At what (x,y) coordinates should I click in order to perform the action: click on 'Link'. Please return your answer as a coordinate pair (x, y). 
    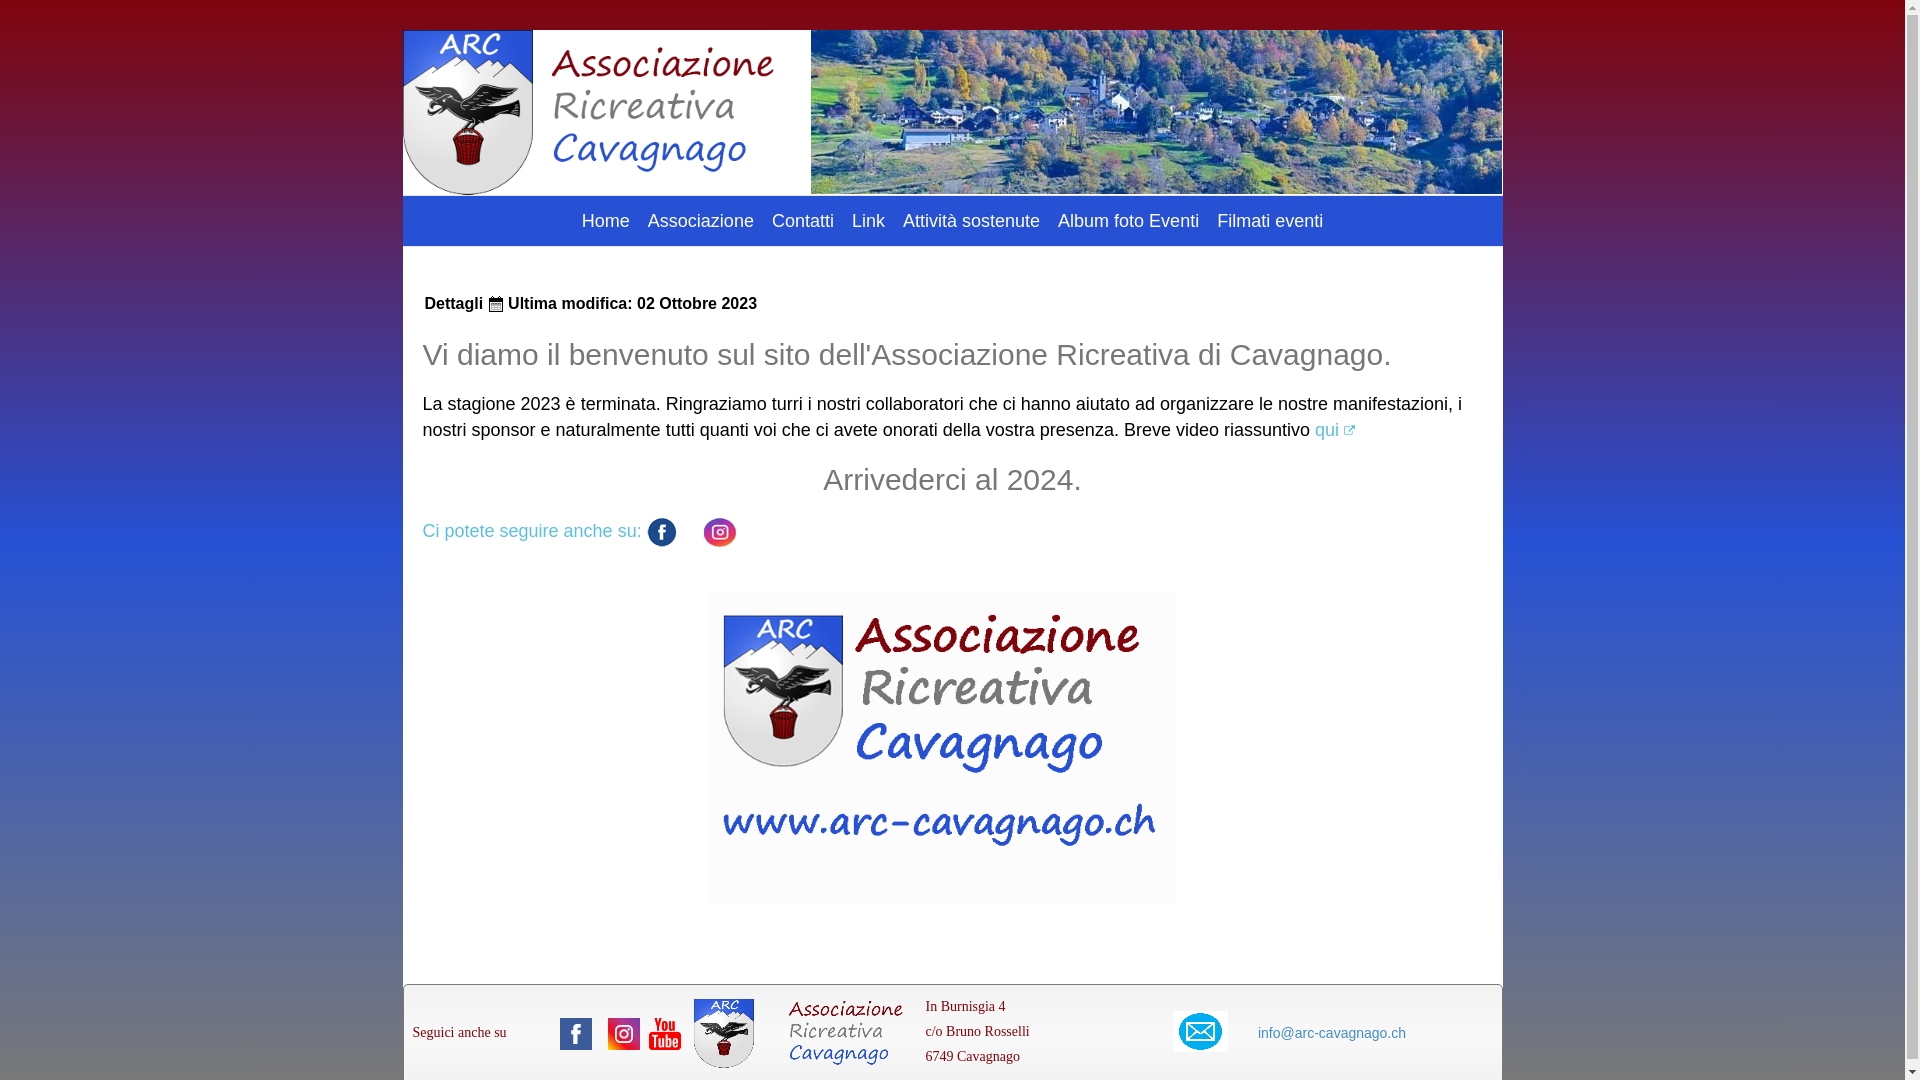
    Looking at the image, I should click on (868, 220).